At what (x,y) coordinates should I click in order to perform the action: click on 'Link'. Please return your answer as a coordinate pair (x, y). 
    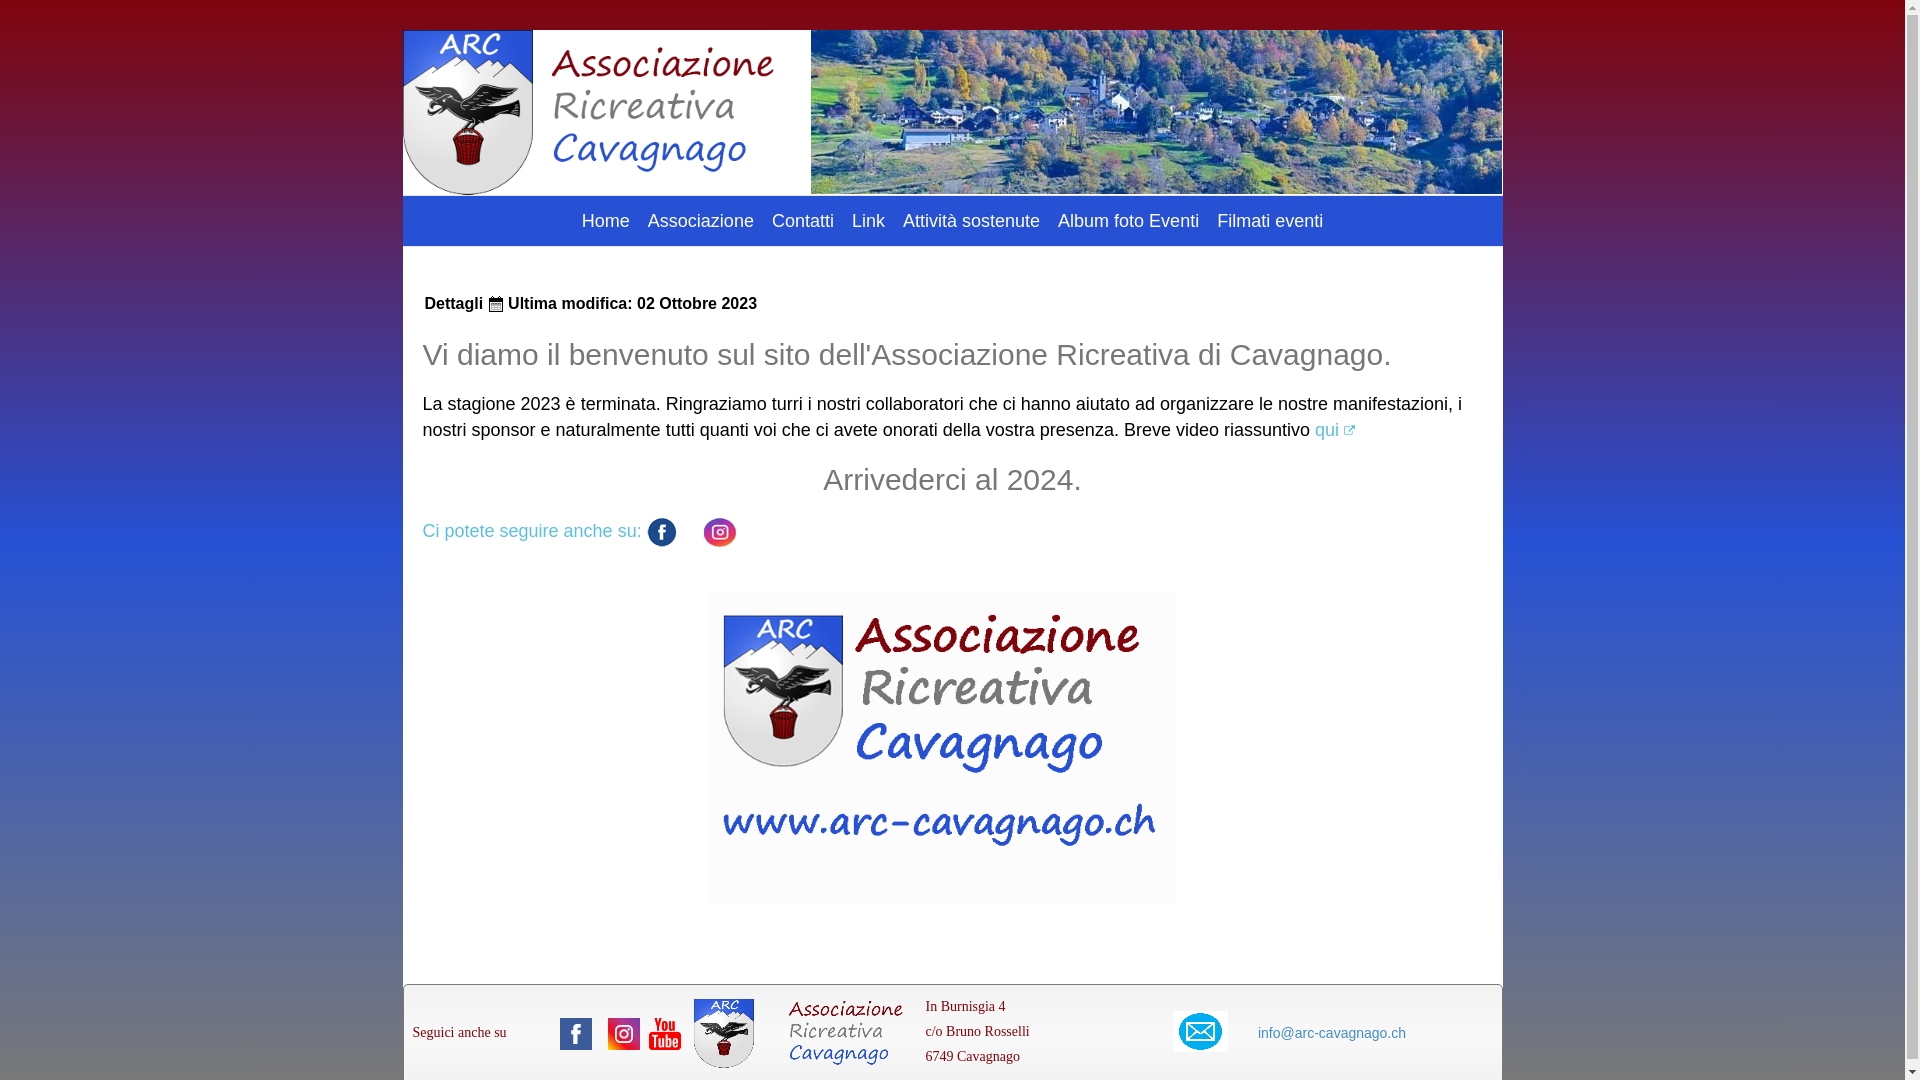
    Looking at the image, I should click on (868, 220).